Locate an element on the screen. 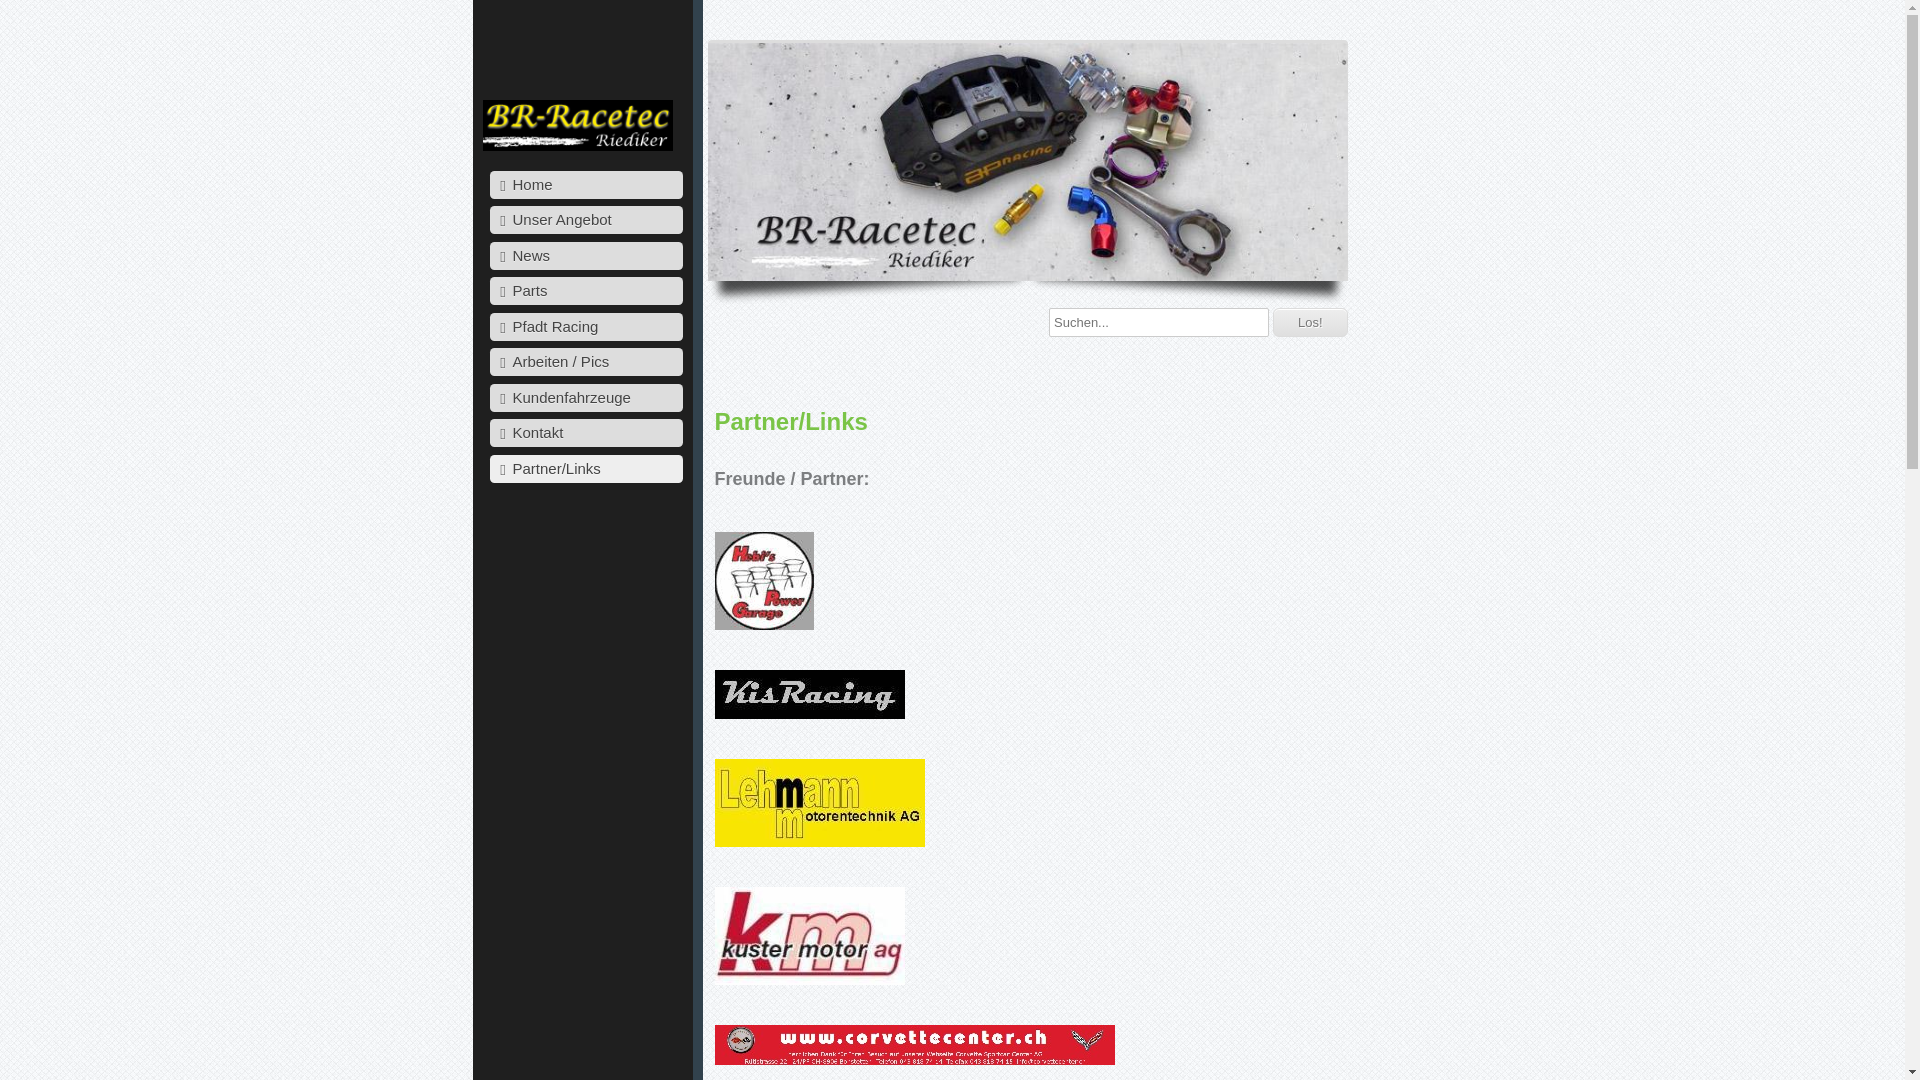  'Partner/Links' is located at coordinates (489, 469).